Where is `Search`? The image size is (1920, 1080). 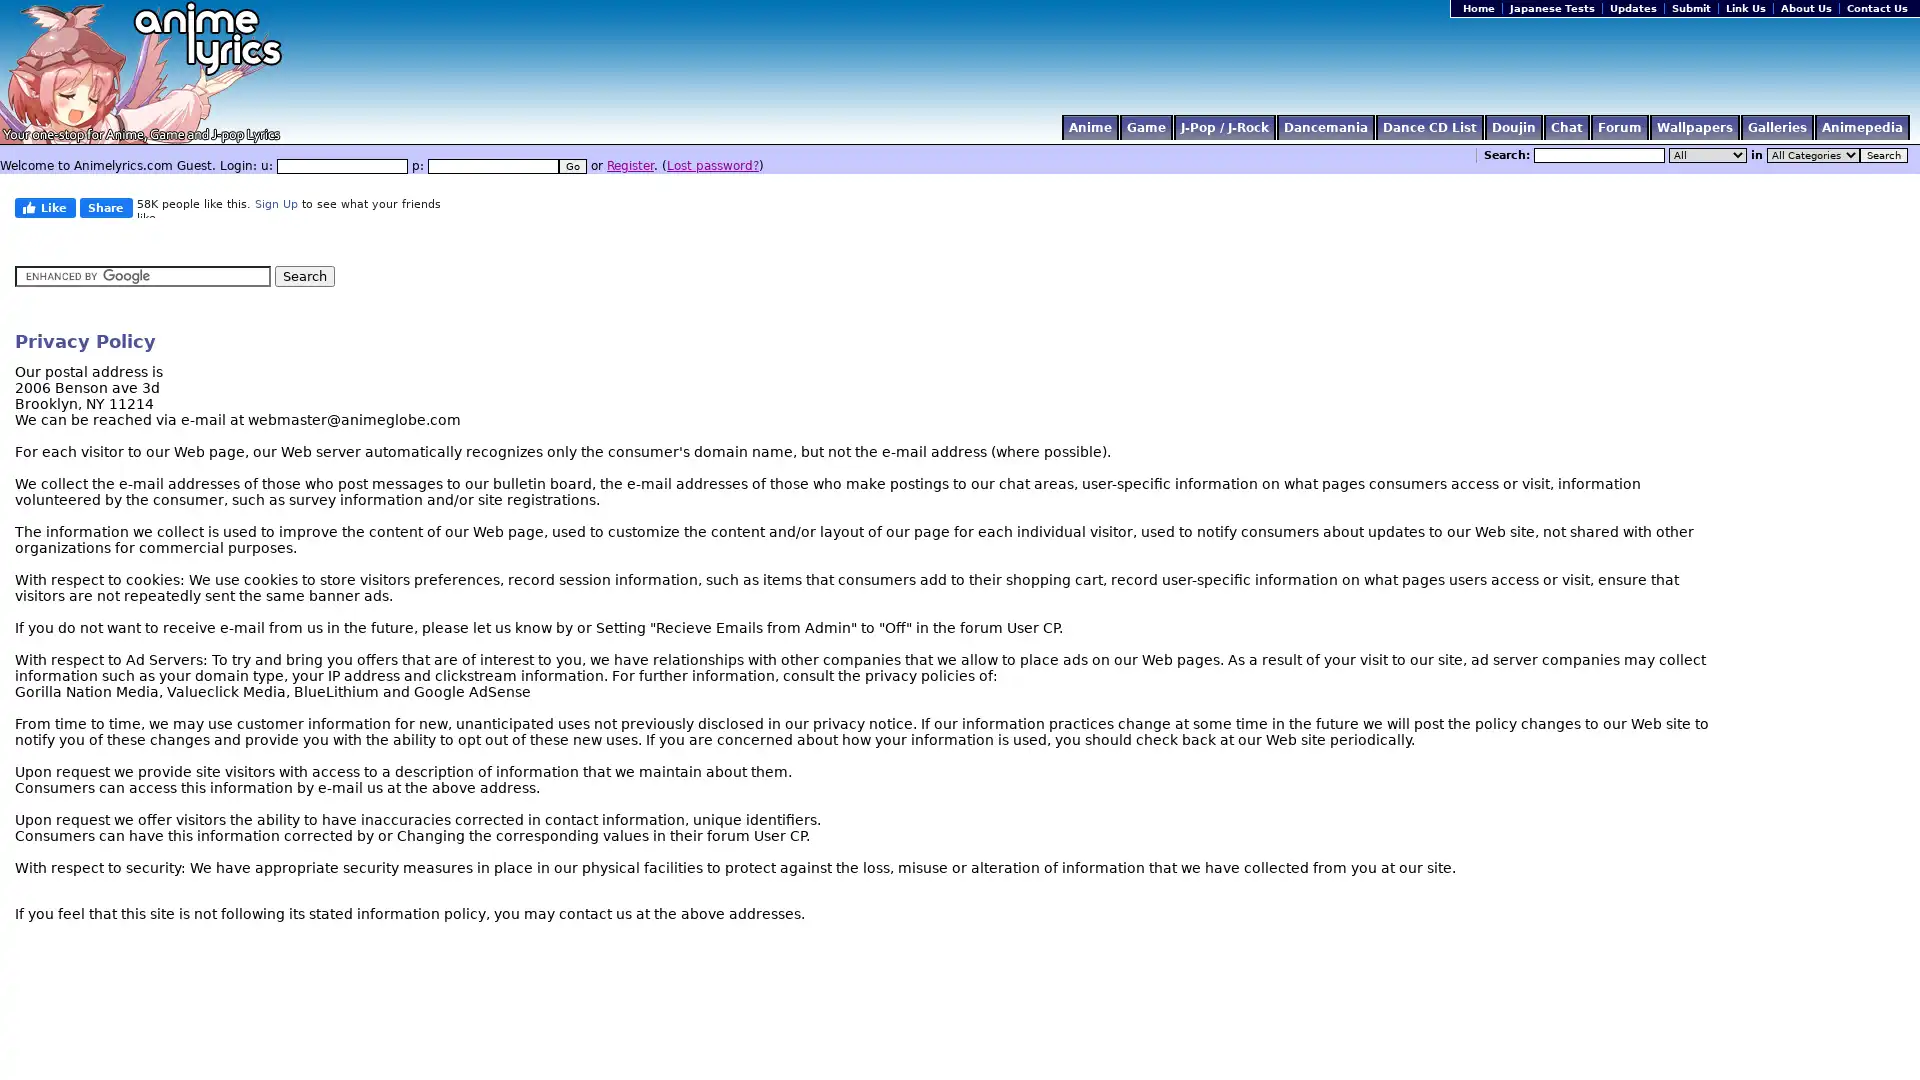
Search is located at coordinates (304, 276).